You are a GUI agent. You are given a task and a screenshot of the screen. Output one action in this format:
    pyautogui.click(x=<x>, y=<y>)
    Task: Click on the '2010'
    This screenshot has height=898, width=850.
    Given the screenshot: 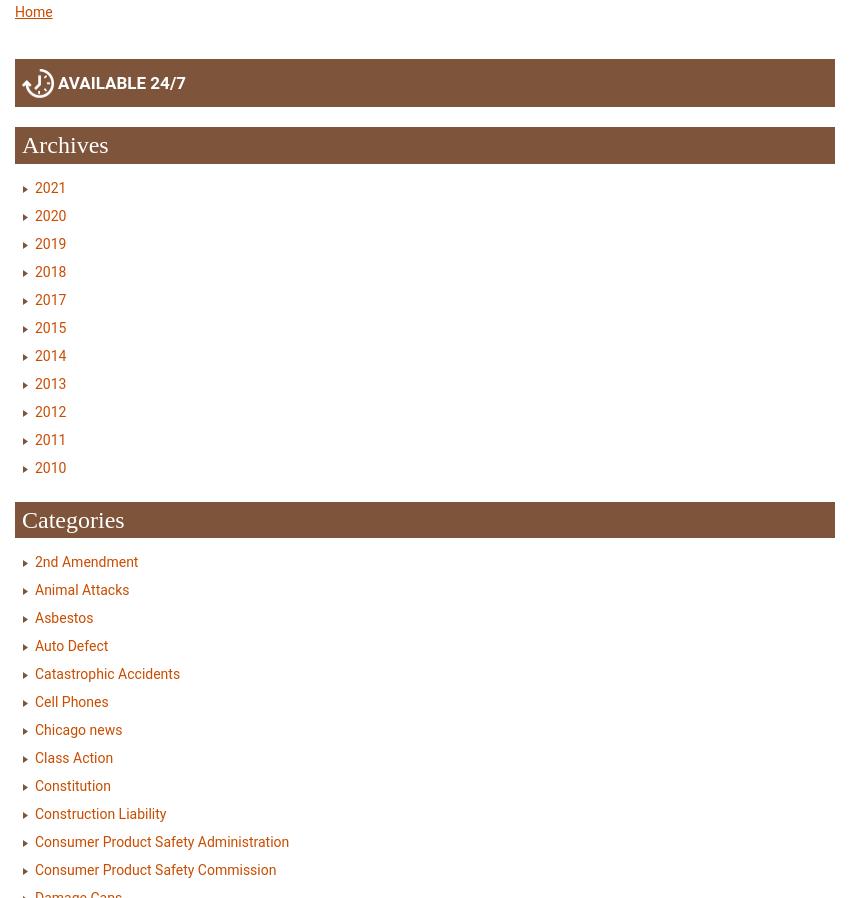 What is the action you would take?
    pyautogui.click(x=50, y=465)
    